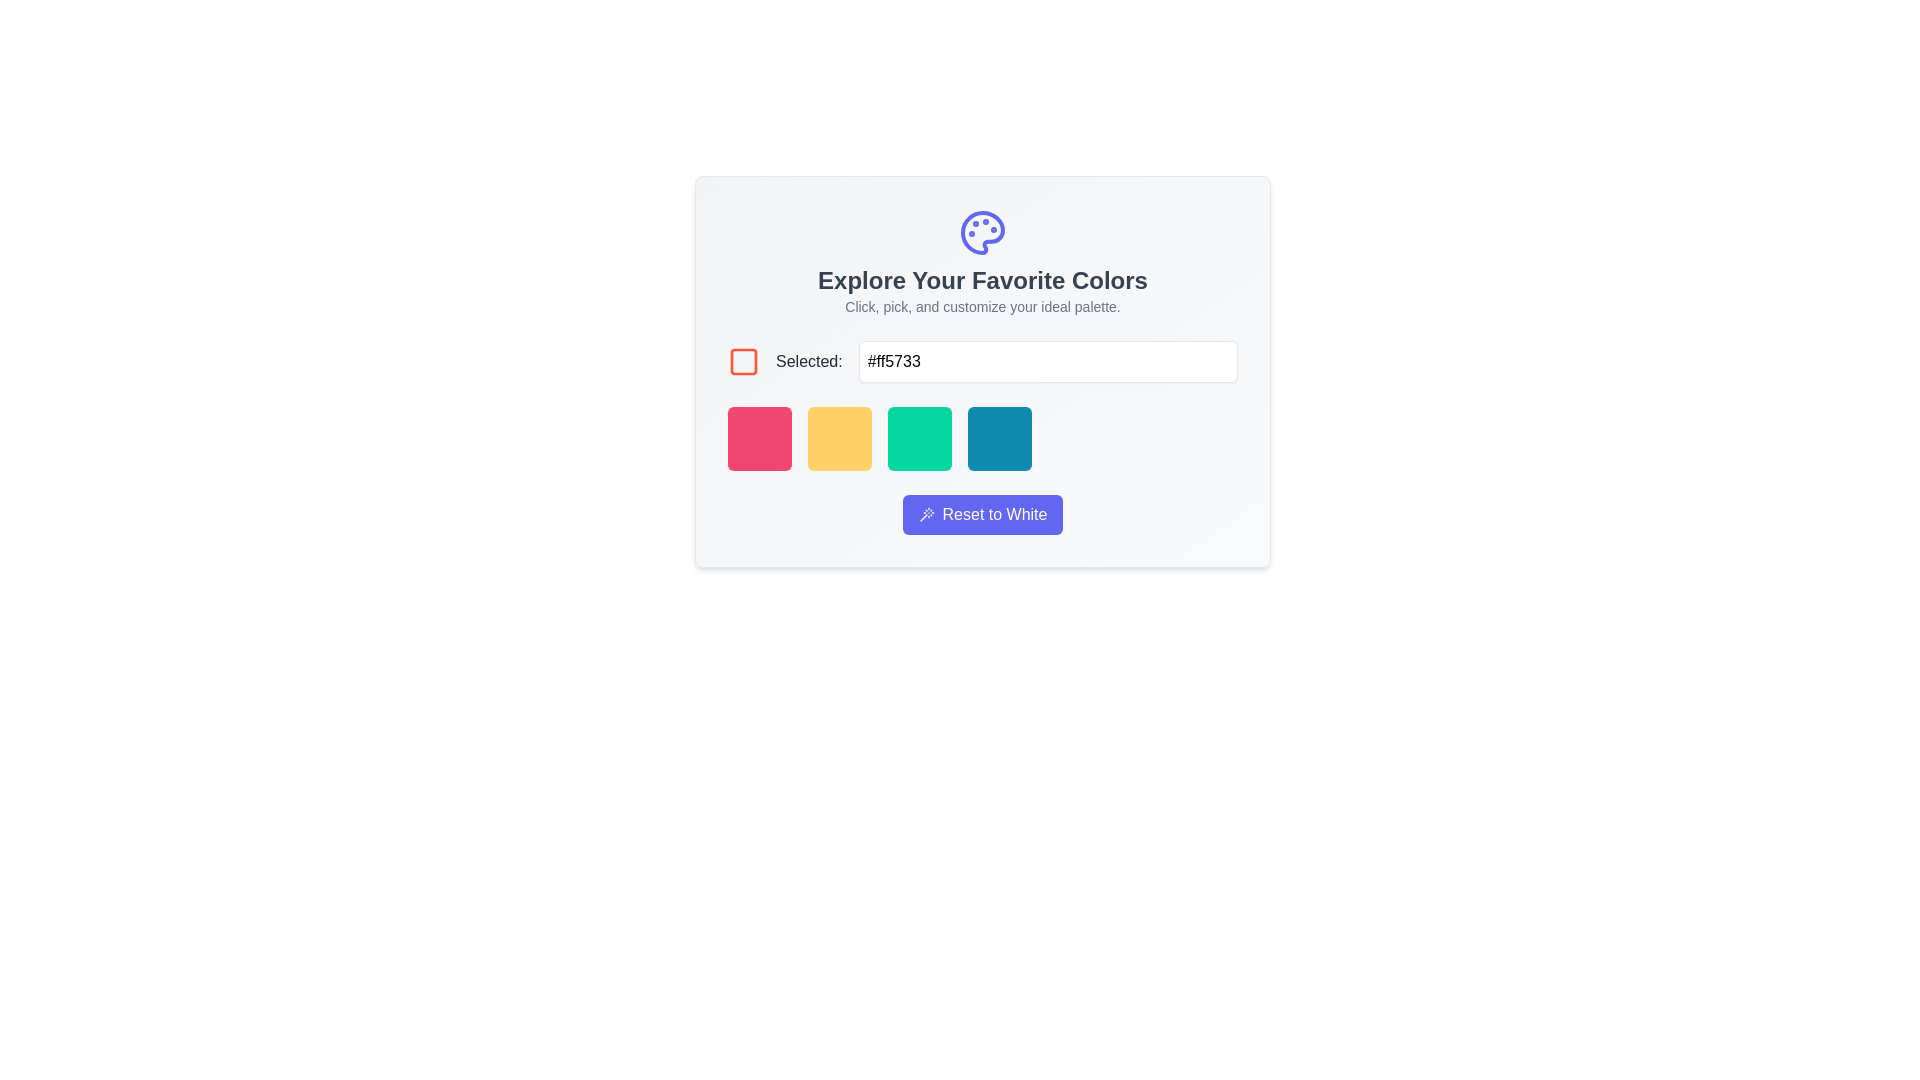  What do you see at coordinates (809, 362) in the screenshot?
I see `the text label displaying 'Selected:' which is formatted with medium-sized, gray text, located between a square icon and a text input box` at bounding box center [809, 362].